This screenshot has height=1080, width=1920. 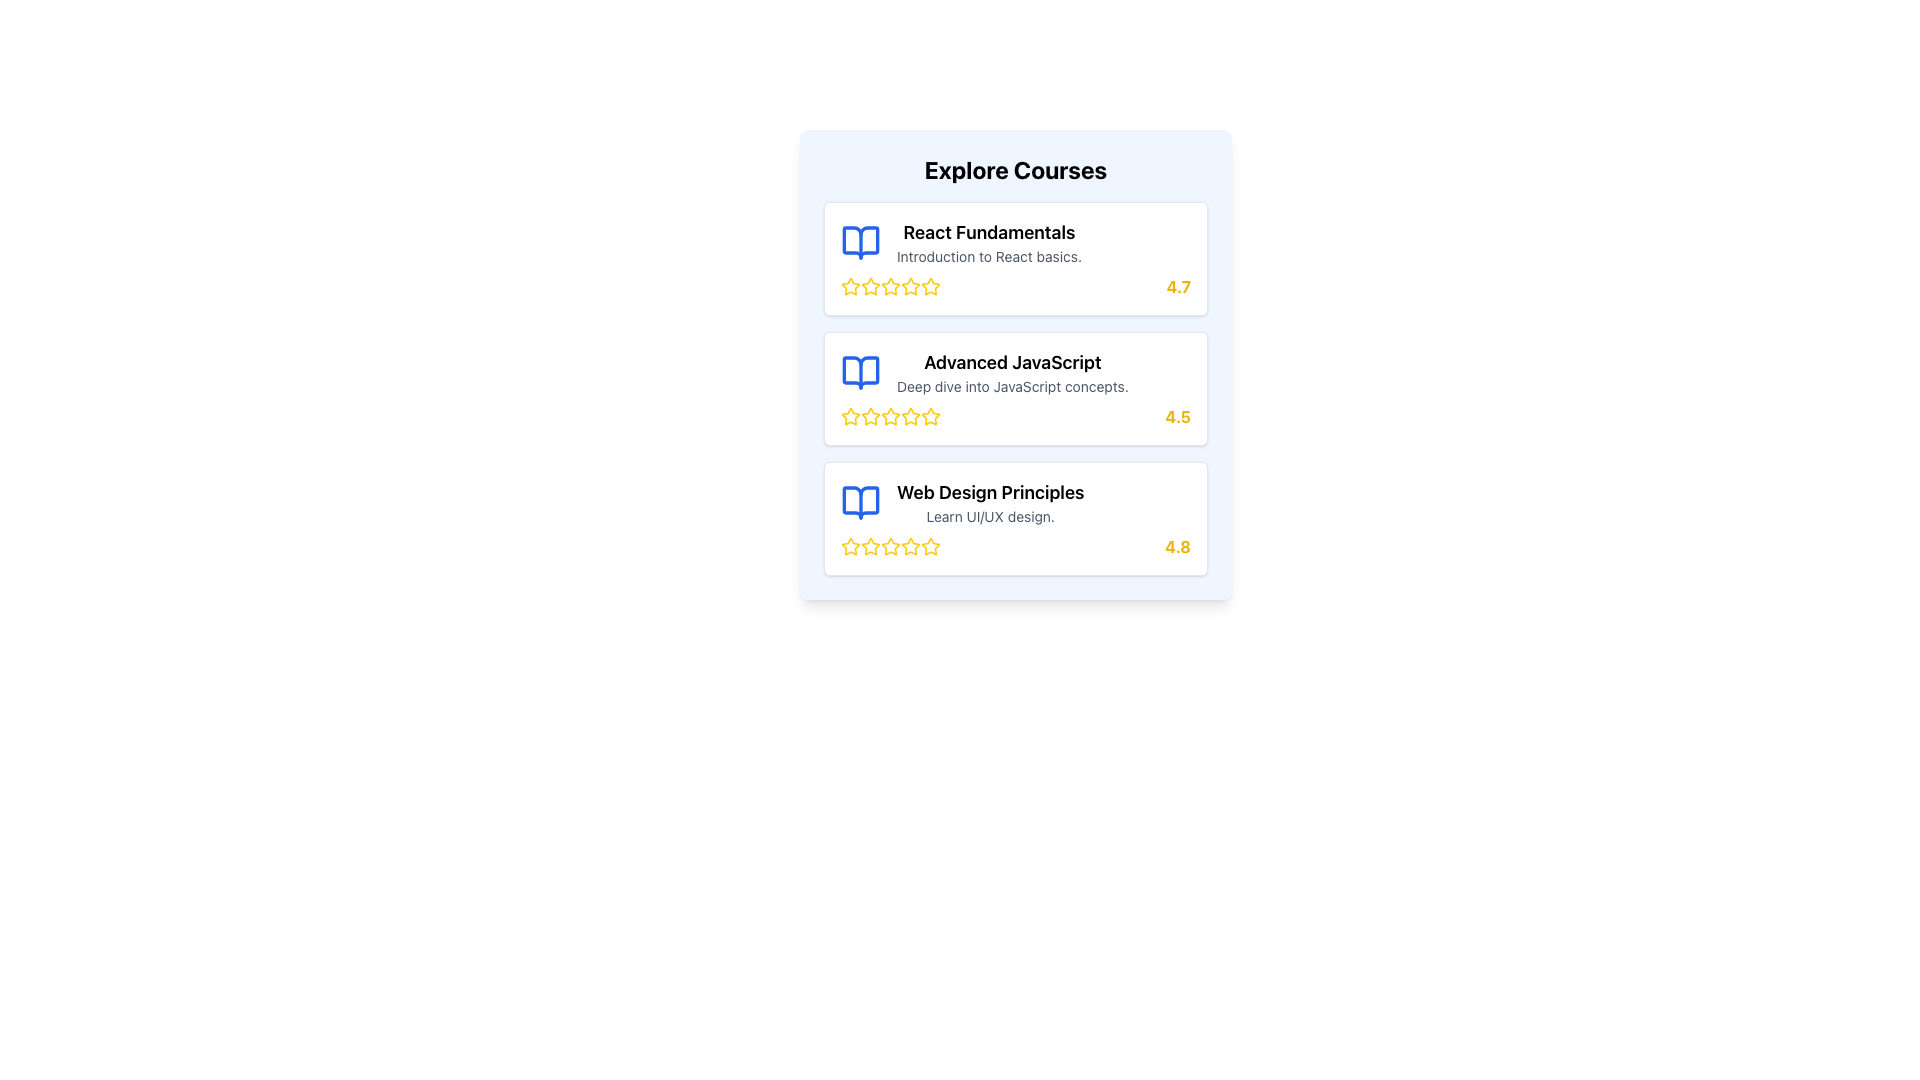 What do you see at coordinates (888, 546) in the screenshot?
I see `the third star icon in the rating system for the course 'Web Design Principles' to provide a rating` at bounding box center [888, 546].